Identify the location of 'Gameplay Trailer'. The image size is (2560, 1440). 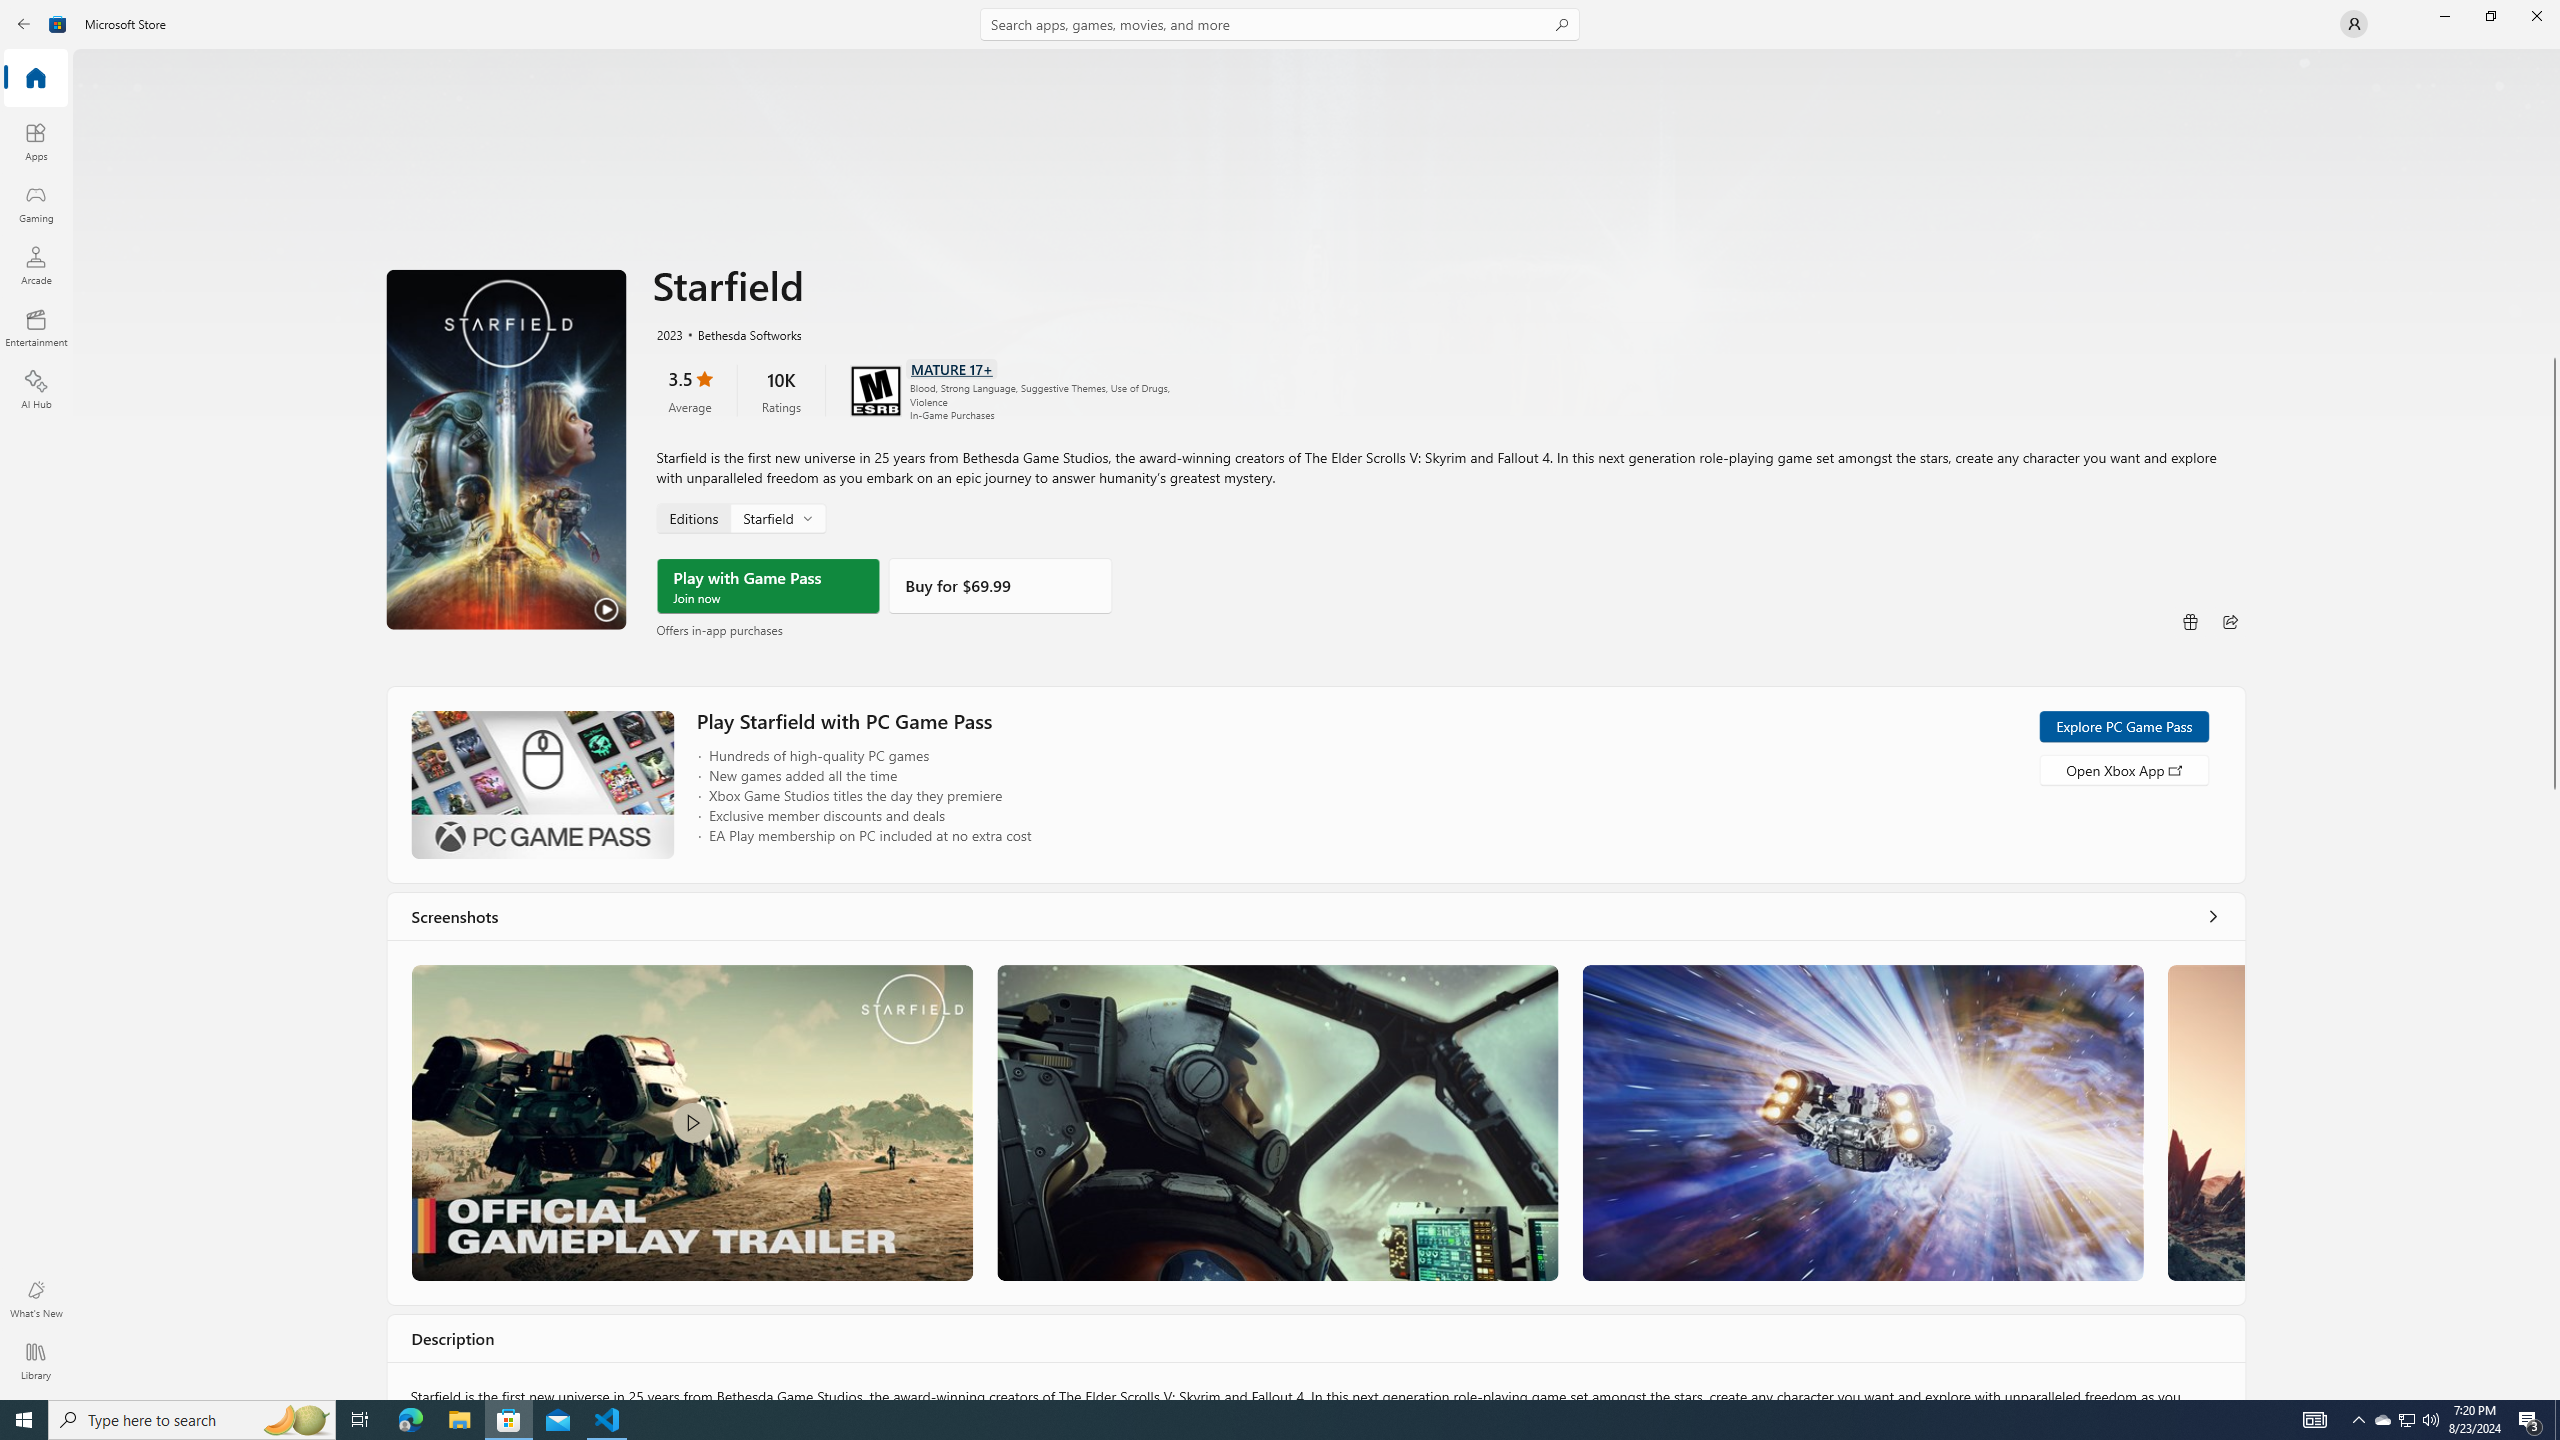
(692, 1122).